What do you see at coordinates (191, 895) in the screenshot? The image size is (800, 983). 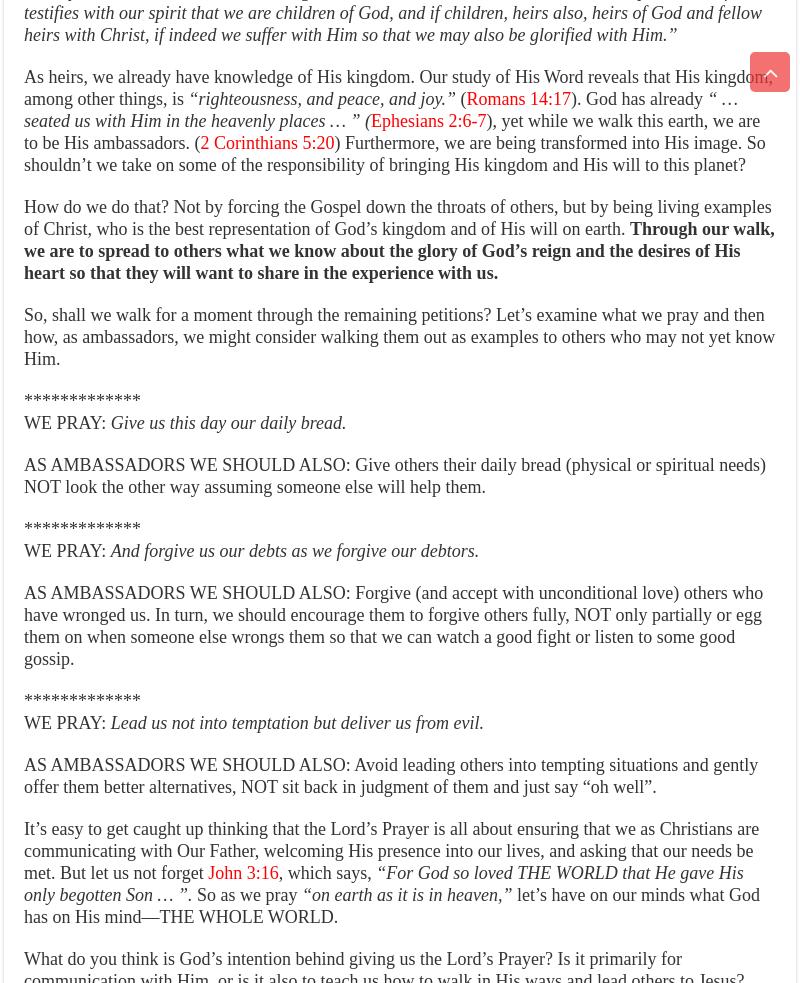 I see `'So as we pray'` at bounding box center [191, 895].